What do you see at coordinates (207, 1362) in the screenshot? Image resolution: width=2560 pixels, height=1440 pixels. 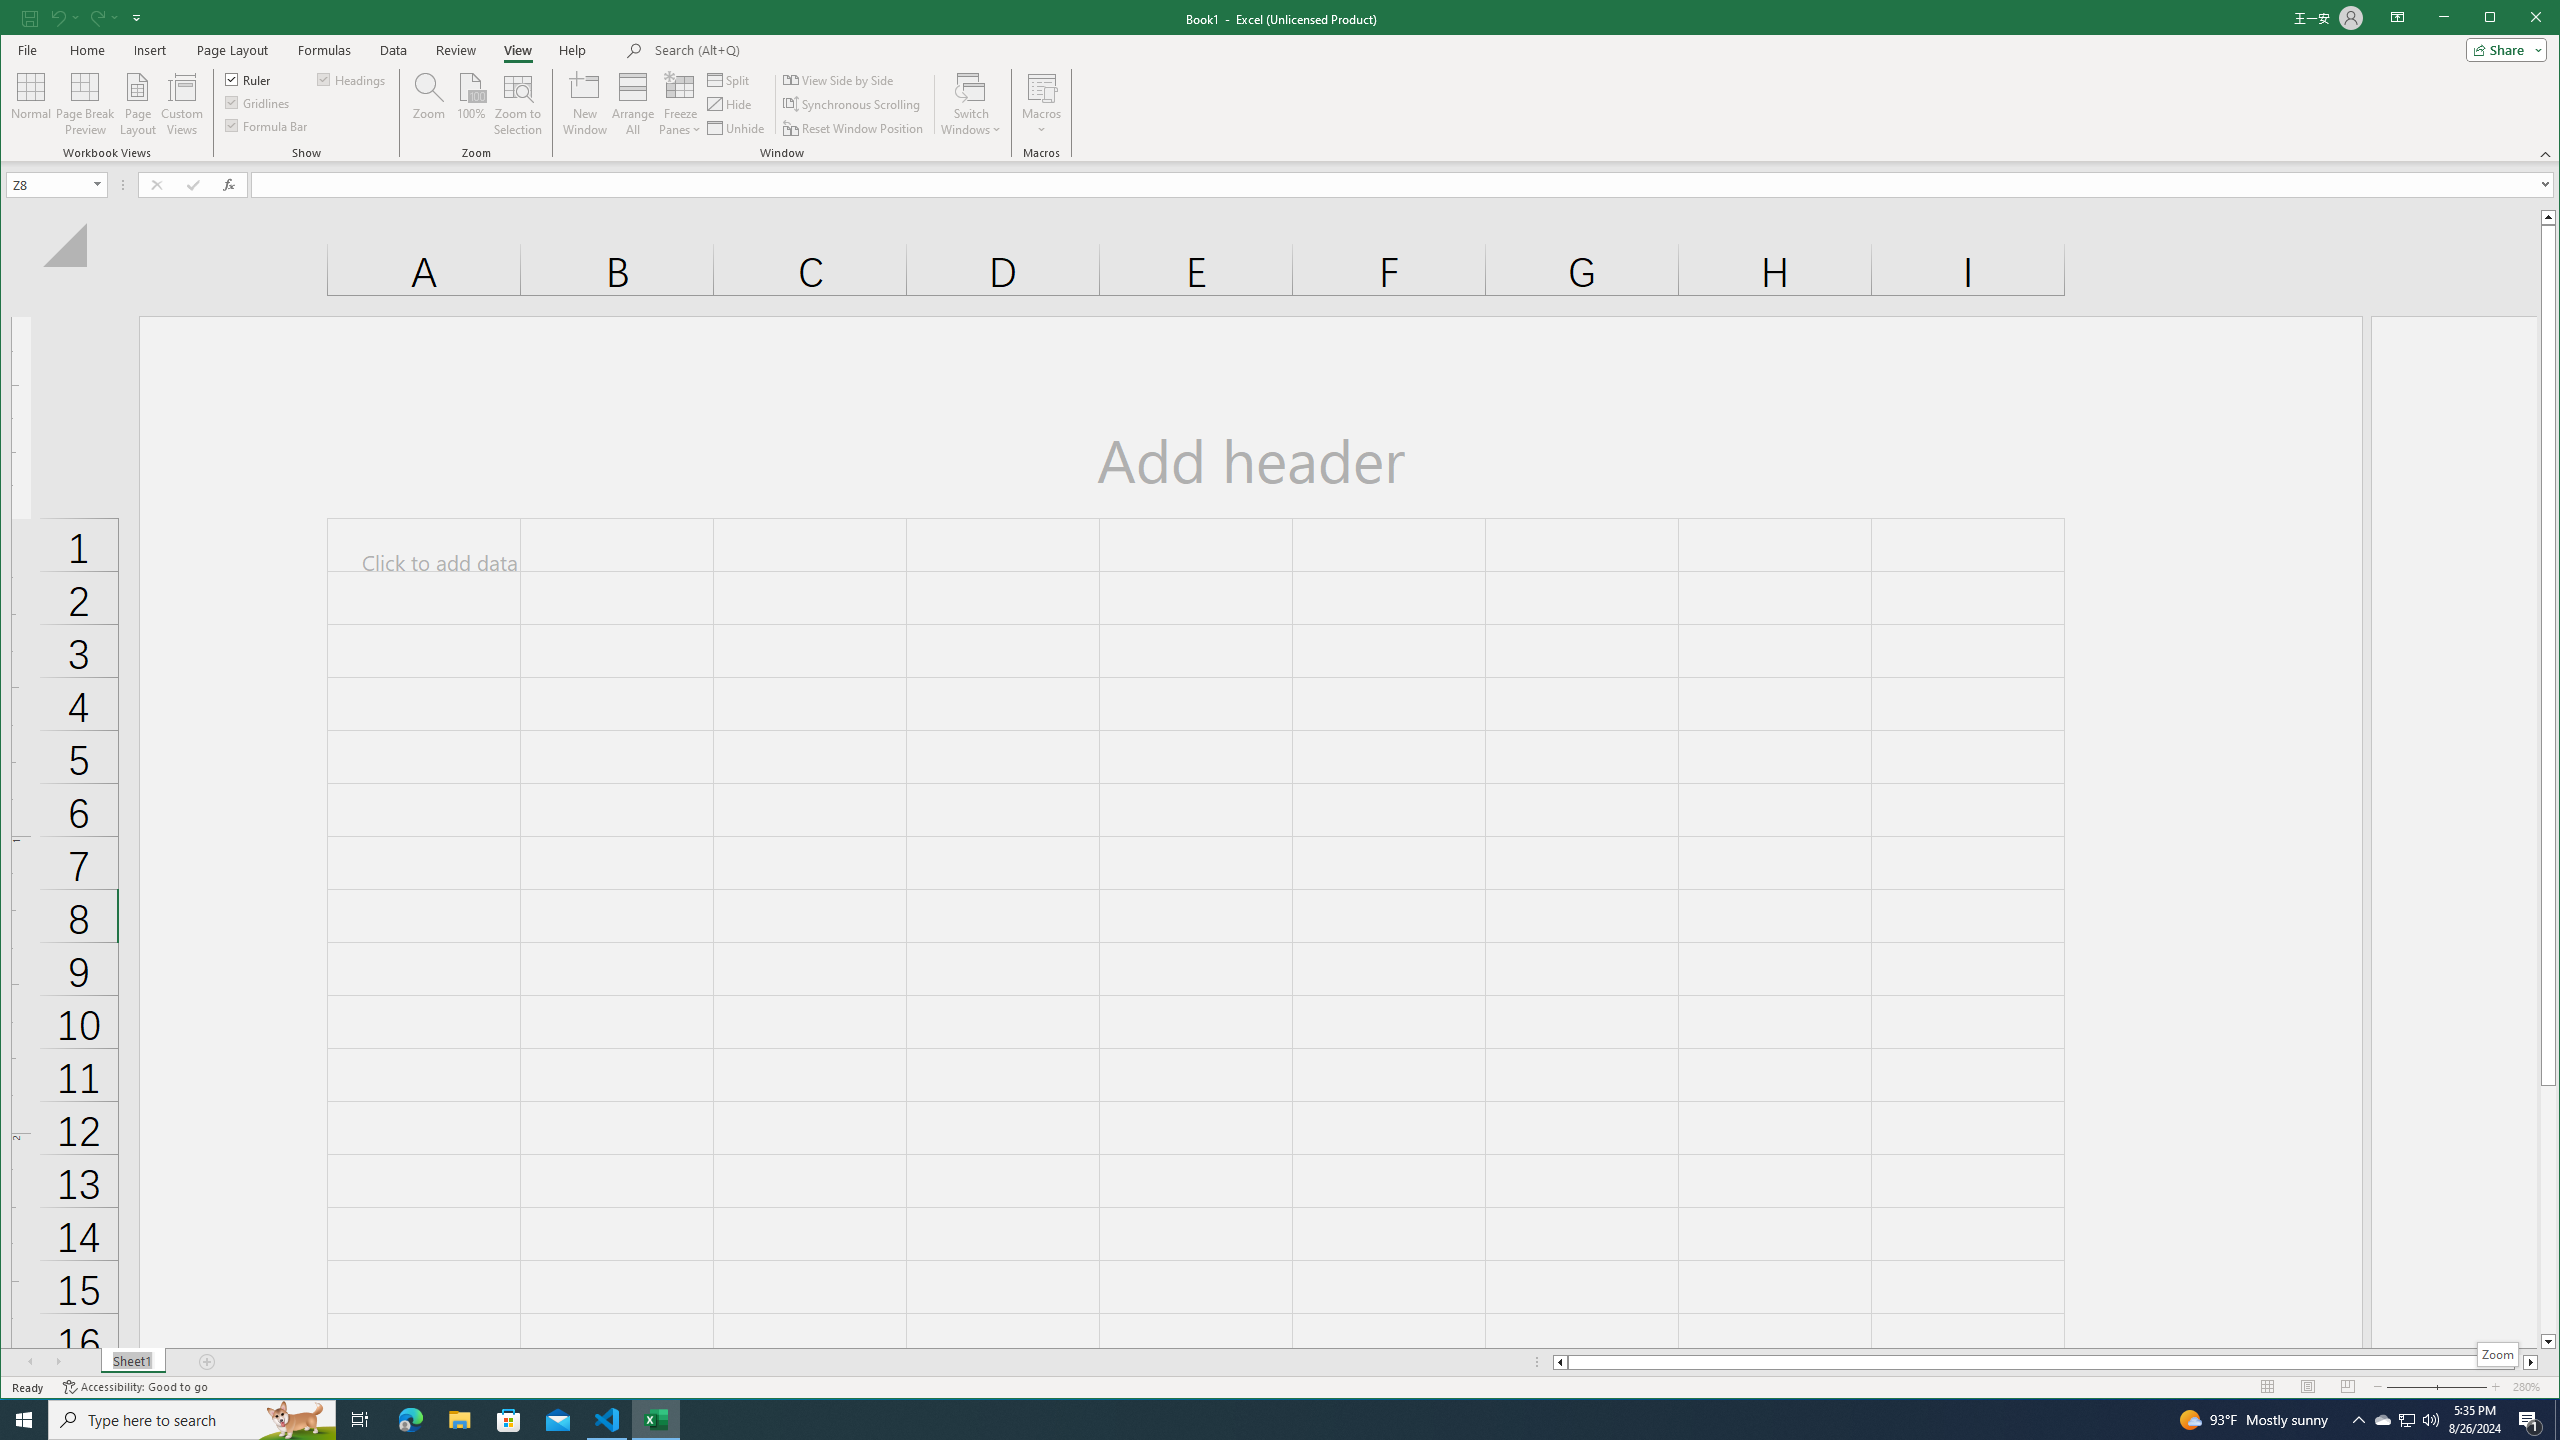 I see `'Accessibility Checker Accessibility: Good to go'` at bounding box center [207, 1362].